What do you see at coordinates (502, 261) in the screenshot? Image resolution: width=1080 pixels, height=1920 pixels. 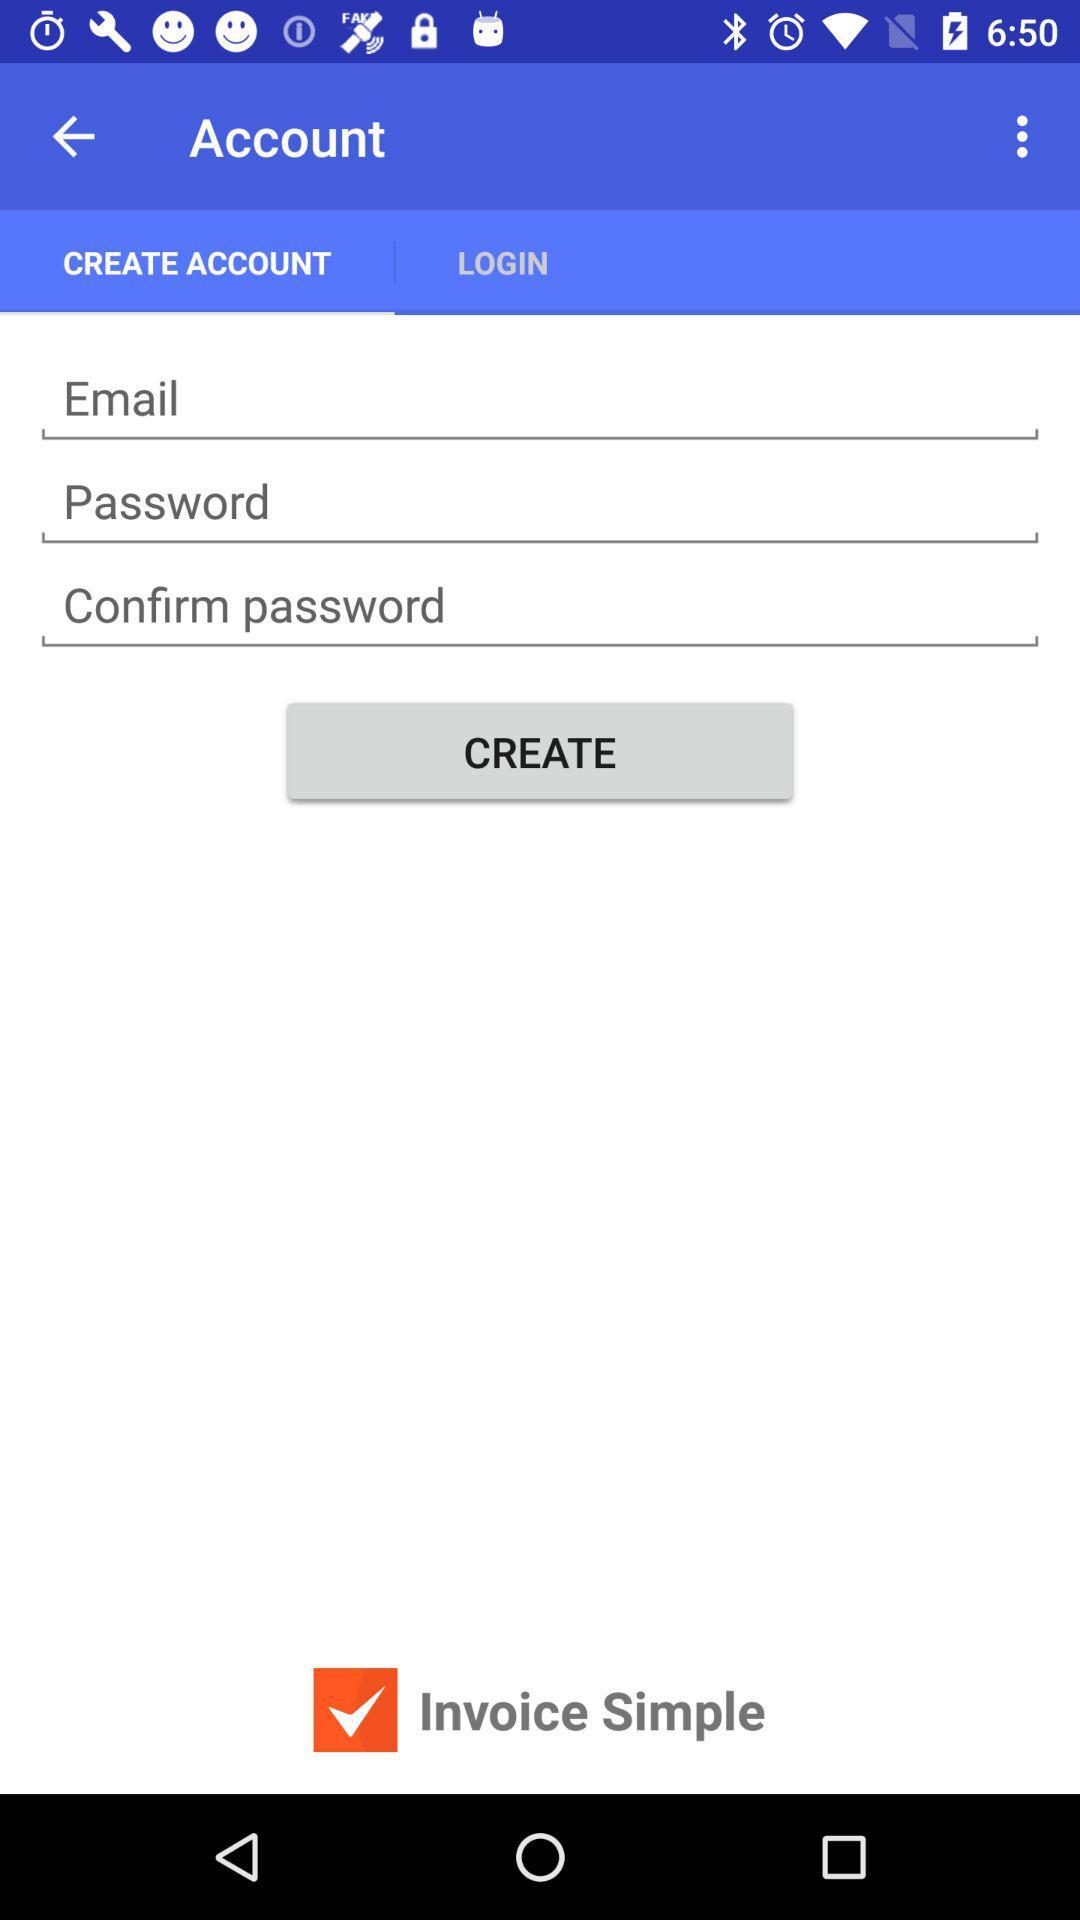 I see `login icon` at bounding box center [502, 261].